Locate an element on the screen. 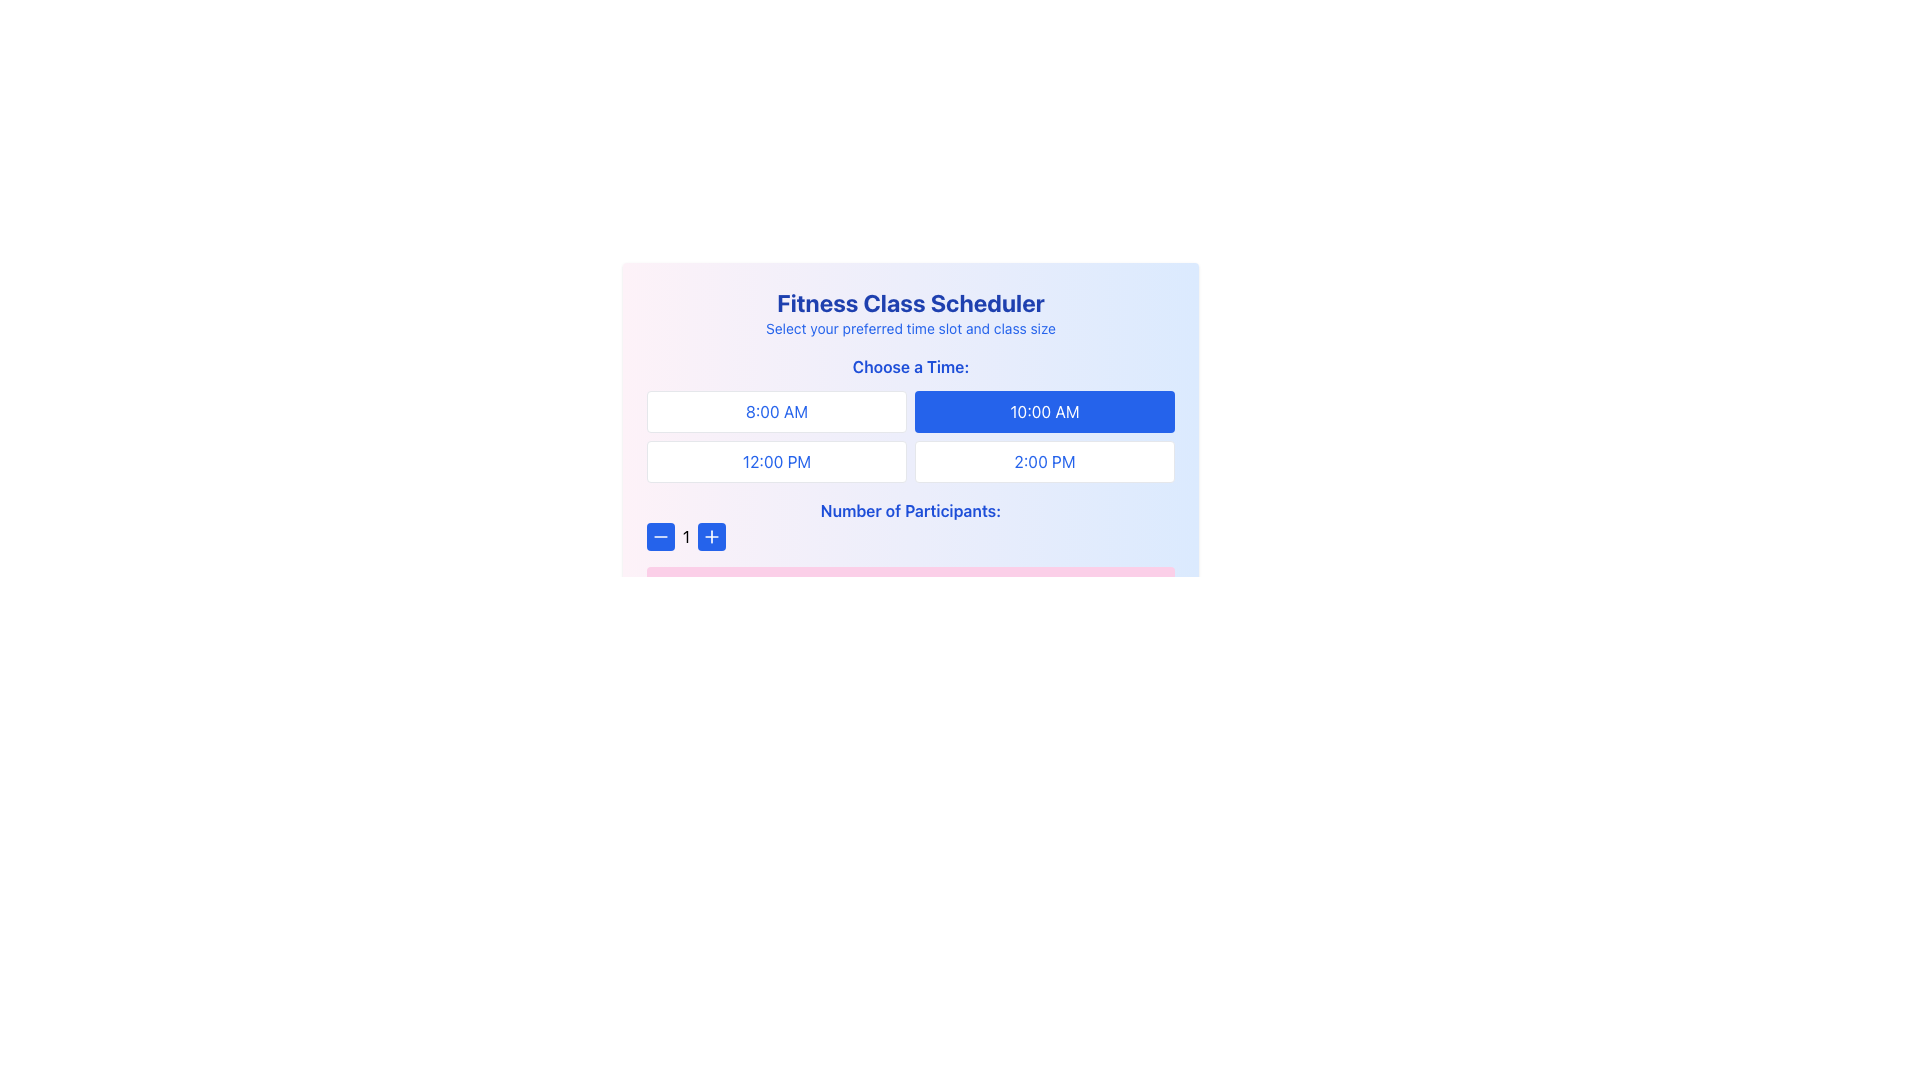 The image size is (1920, 1080). the button displaying '10:00 AM' with a blue background is located at coordinates (1044, 411).